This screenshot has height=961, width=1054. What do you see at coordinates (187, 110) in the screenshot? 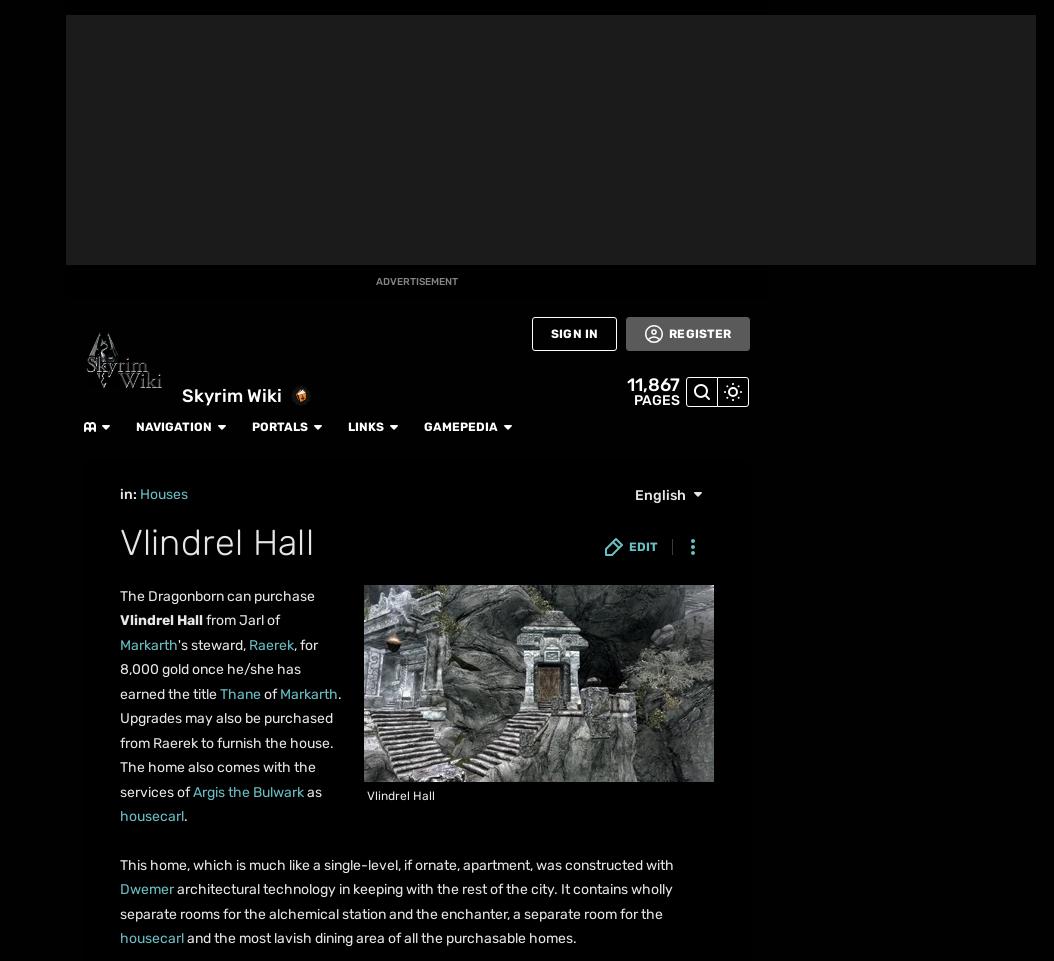
I see `'More Fandoms'` at bounding box center [187, 110].